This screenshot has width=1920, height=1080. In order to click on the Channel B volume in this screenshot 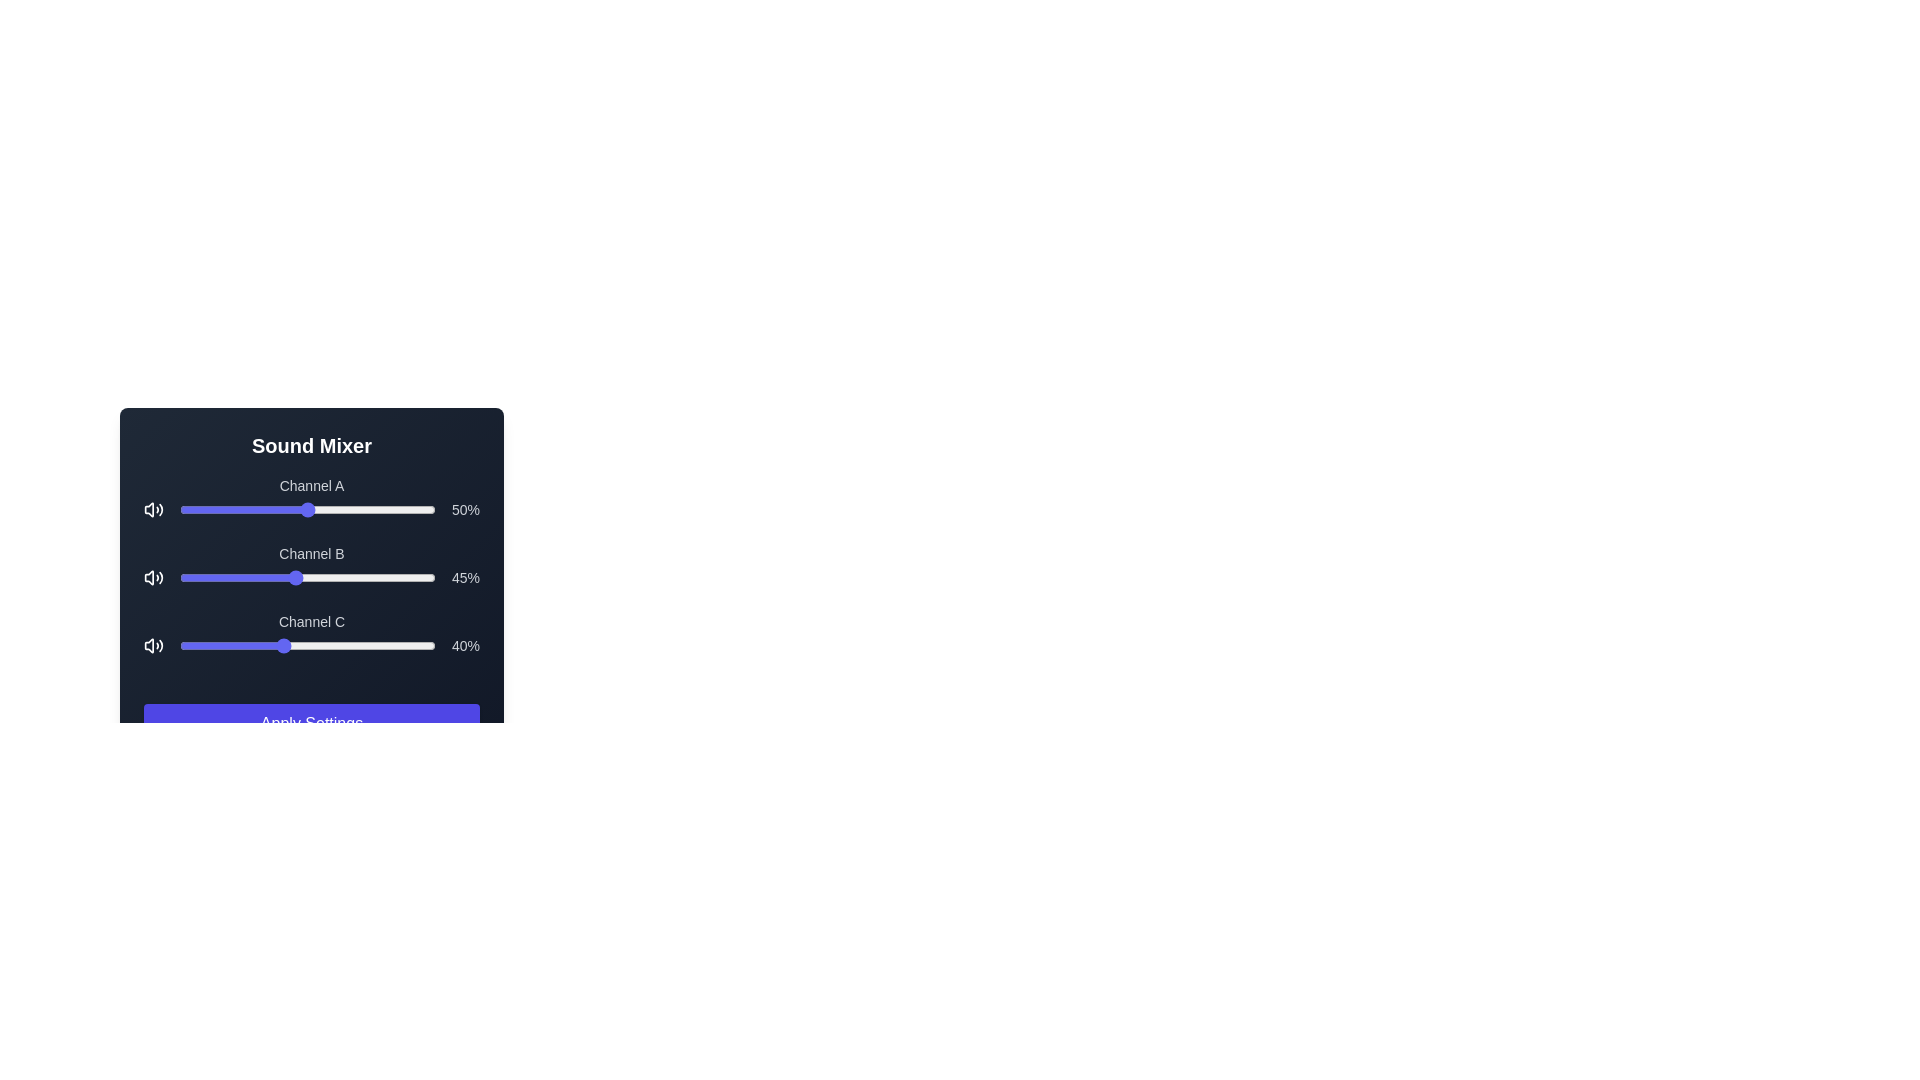, I will do `click(400, 578)`.